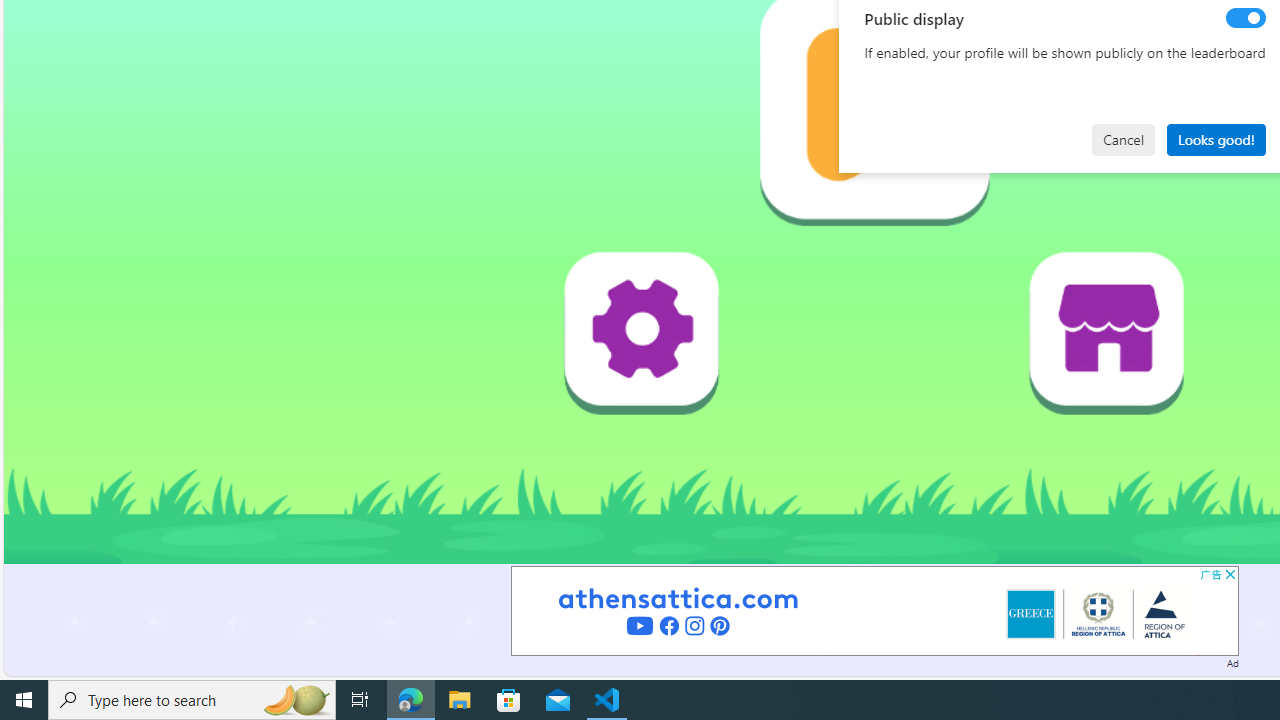  I want to click on 'Advertisement', so click(874, 609).